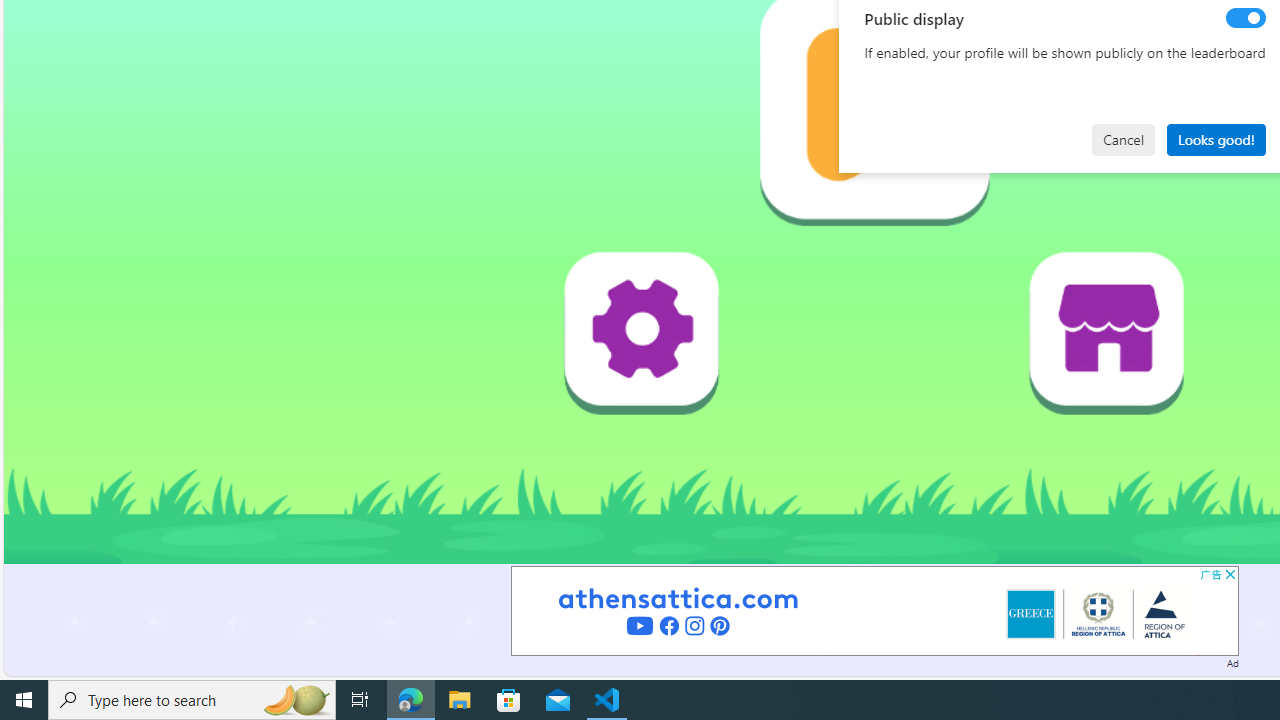  I want to click on 'Advertisement', so click(874, 609).